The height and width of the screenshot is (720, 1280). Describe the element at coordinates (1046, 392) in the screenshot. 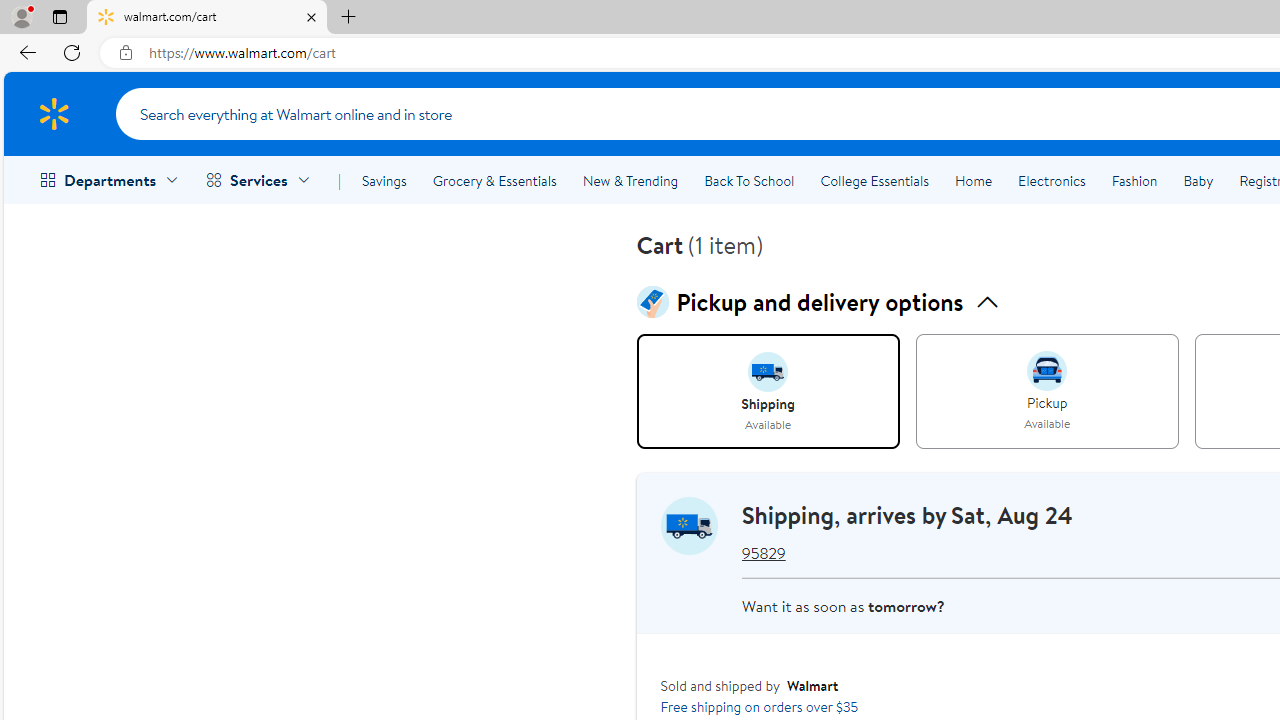

I see `'PICKUP, Available'` at that location.